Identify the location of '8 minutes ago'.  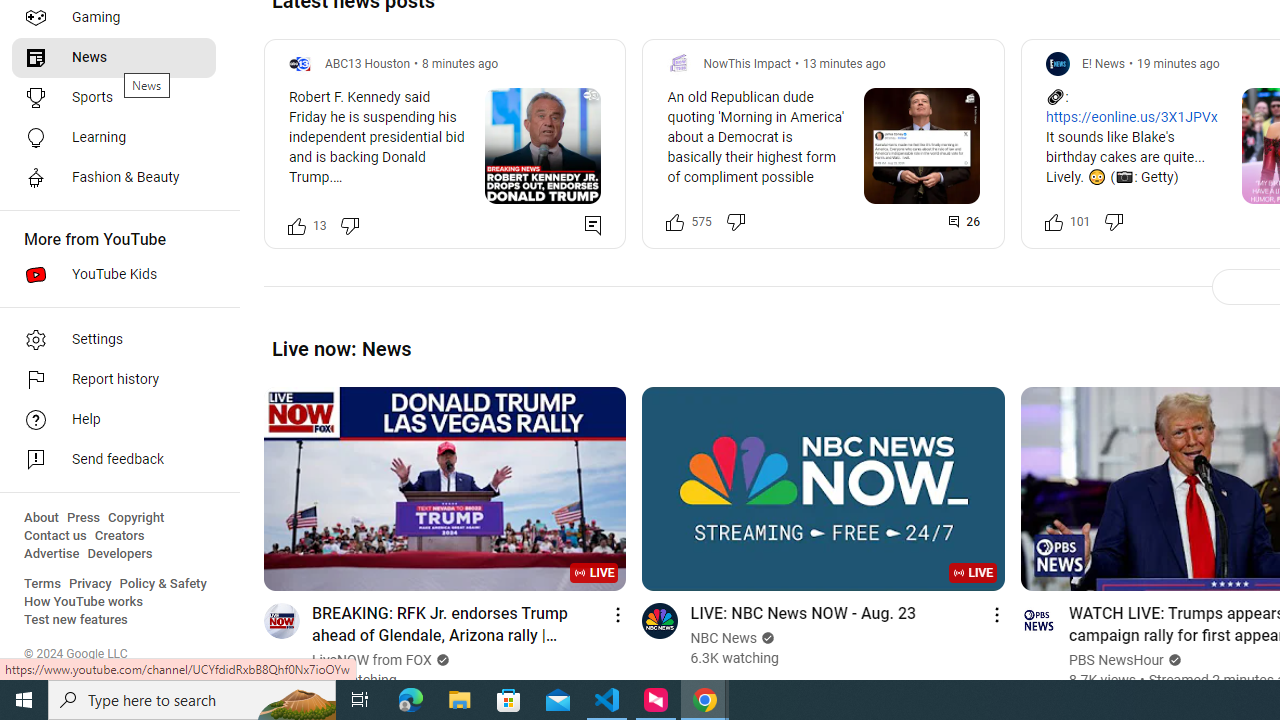
(459, 62).